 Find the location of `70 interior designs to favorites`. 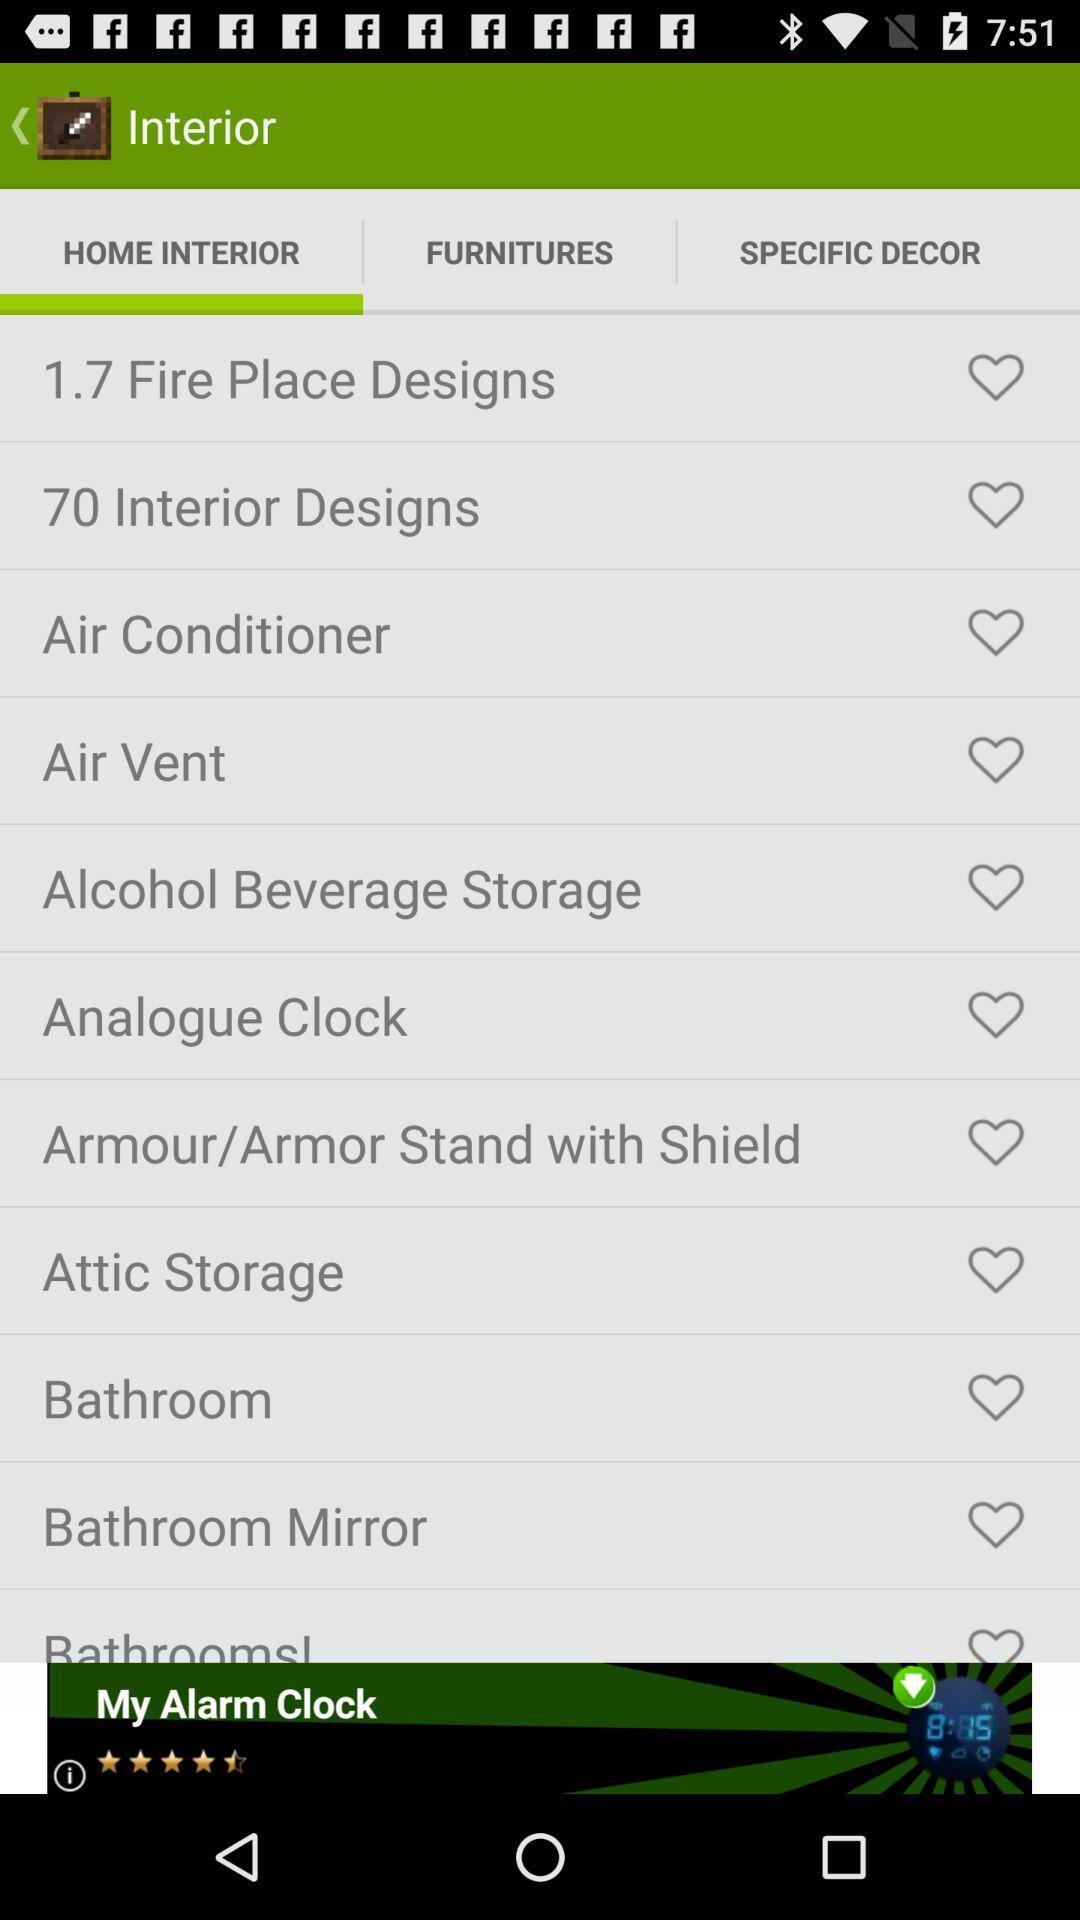

70 interior designs to favorites is located at coordinates (995, 505).